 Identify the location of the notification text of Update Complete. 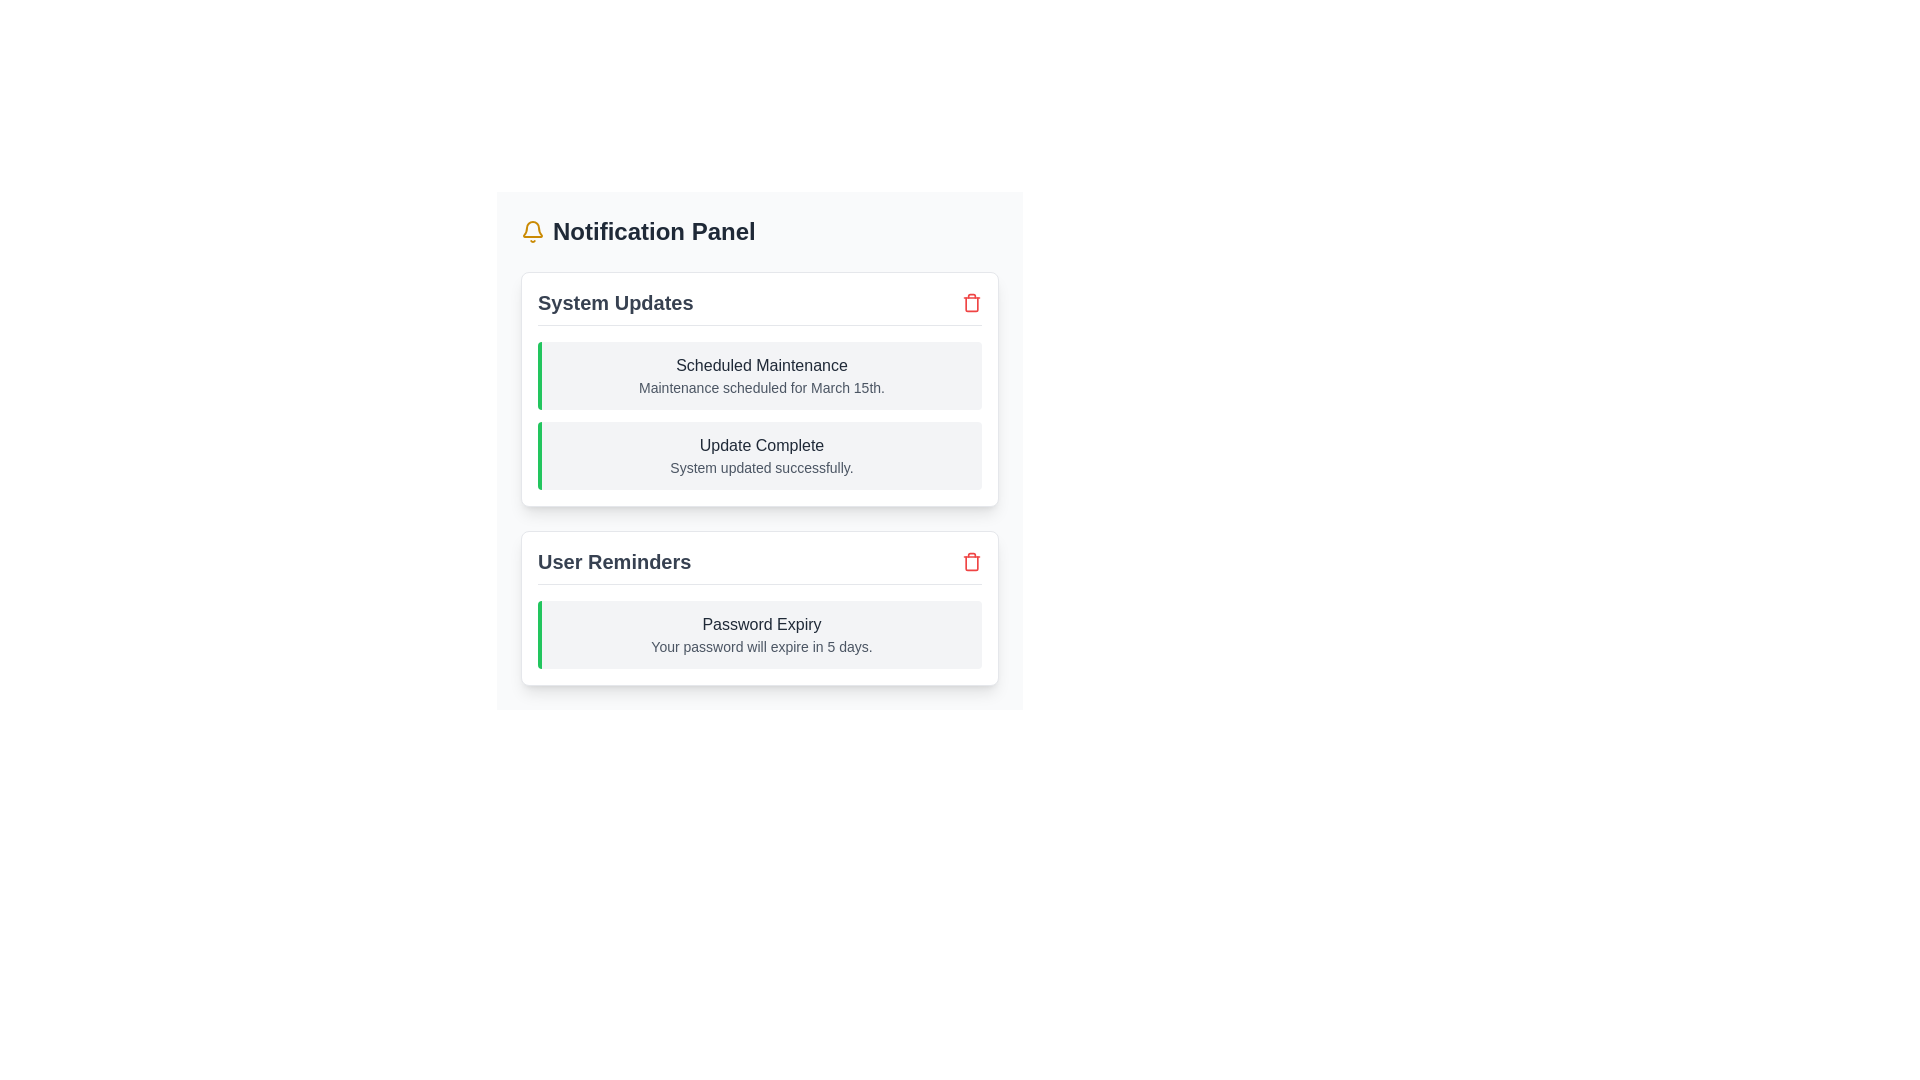
(758, 445).